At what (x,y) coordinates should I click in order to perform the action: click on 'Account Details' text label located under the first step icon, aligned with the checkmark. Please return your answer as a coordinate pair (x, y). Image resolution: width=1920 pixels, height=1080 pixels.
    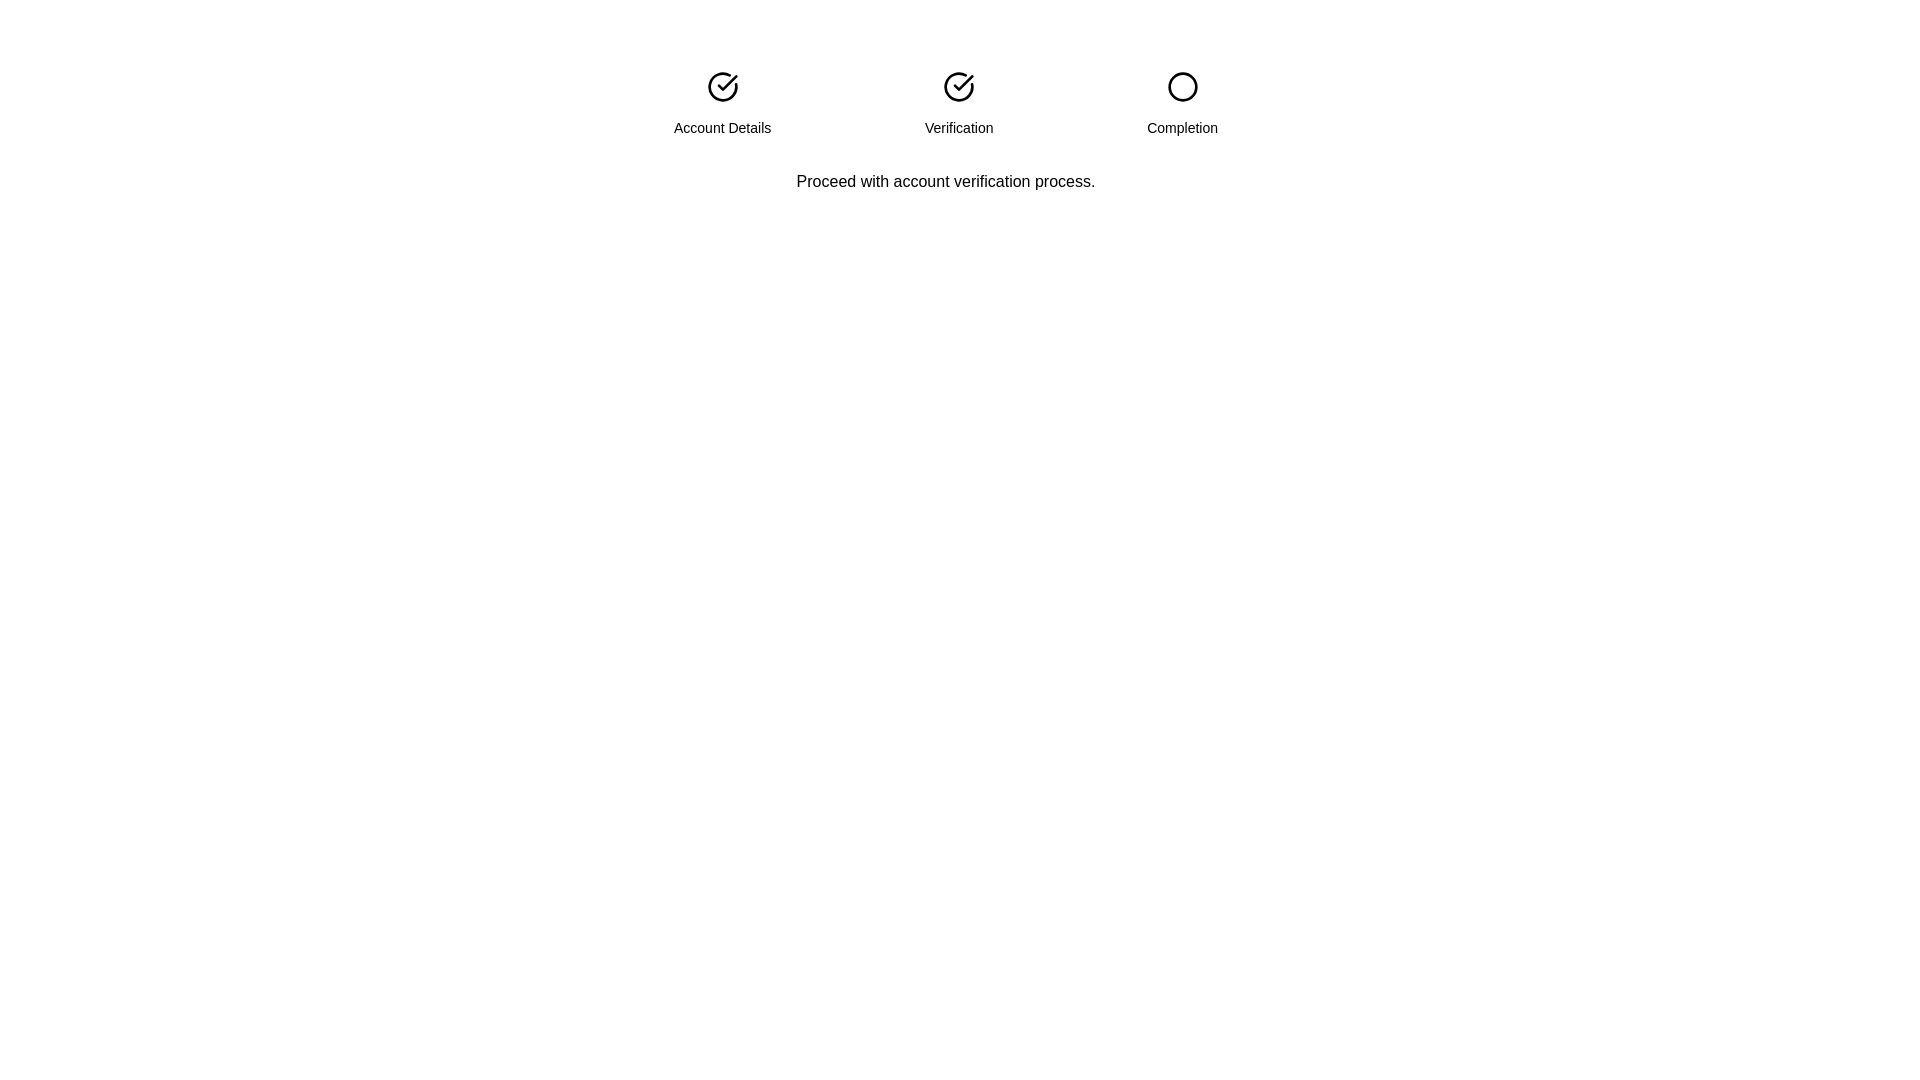
    Looking at the image, I should click on (721, 127).